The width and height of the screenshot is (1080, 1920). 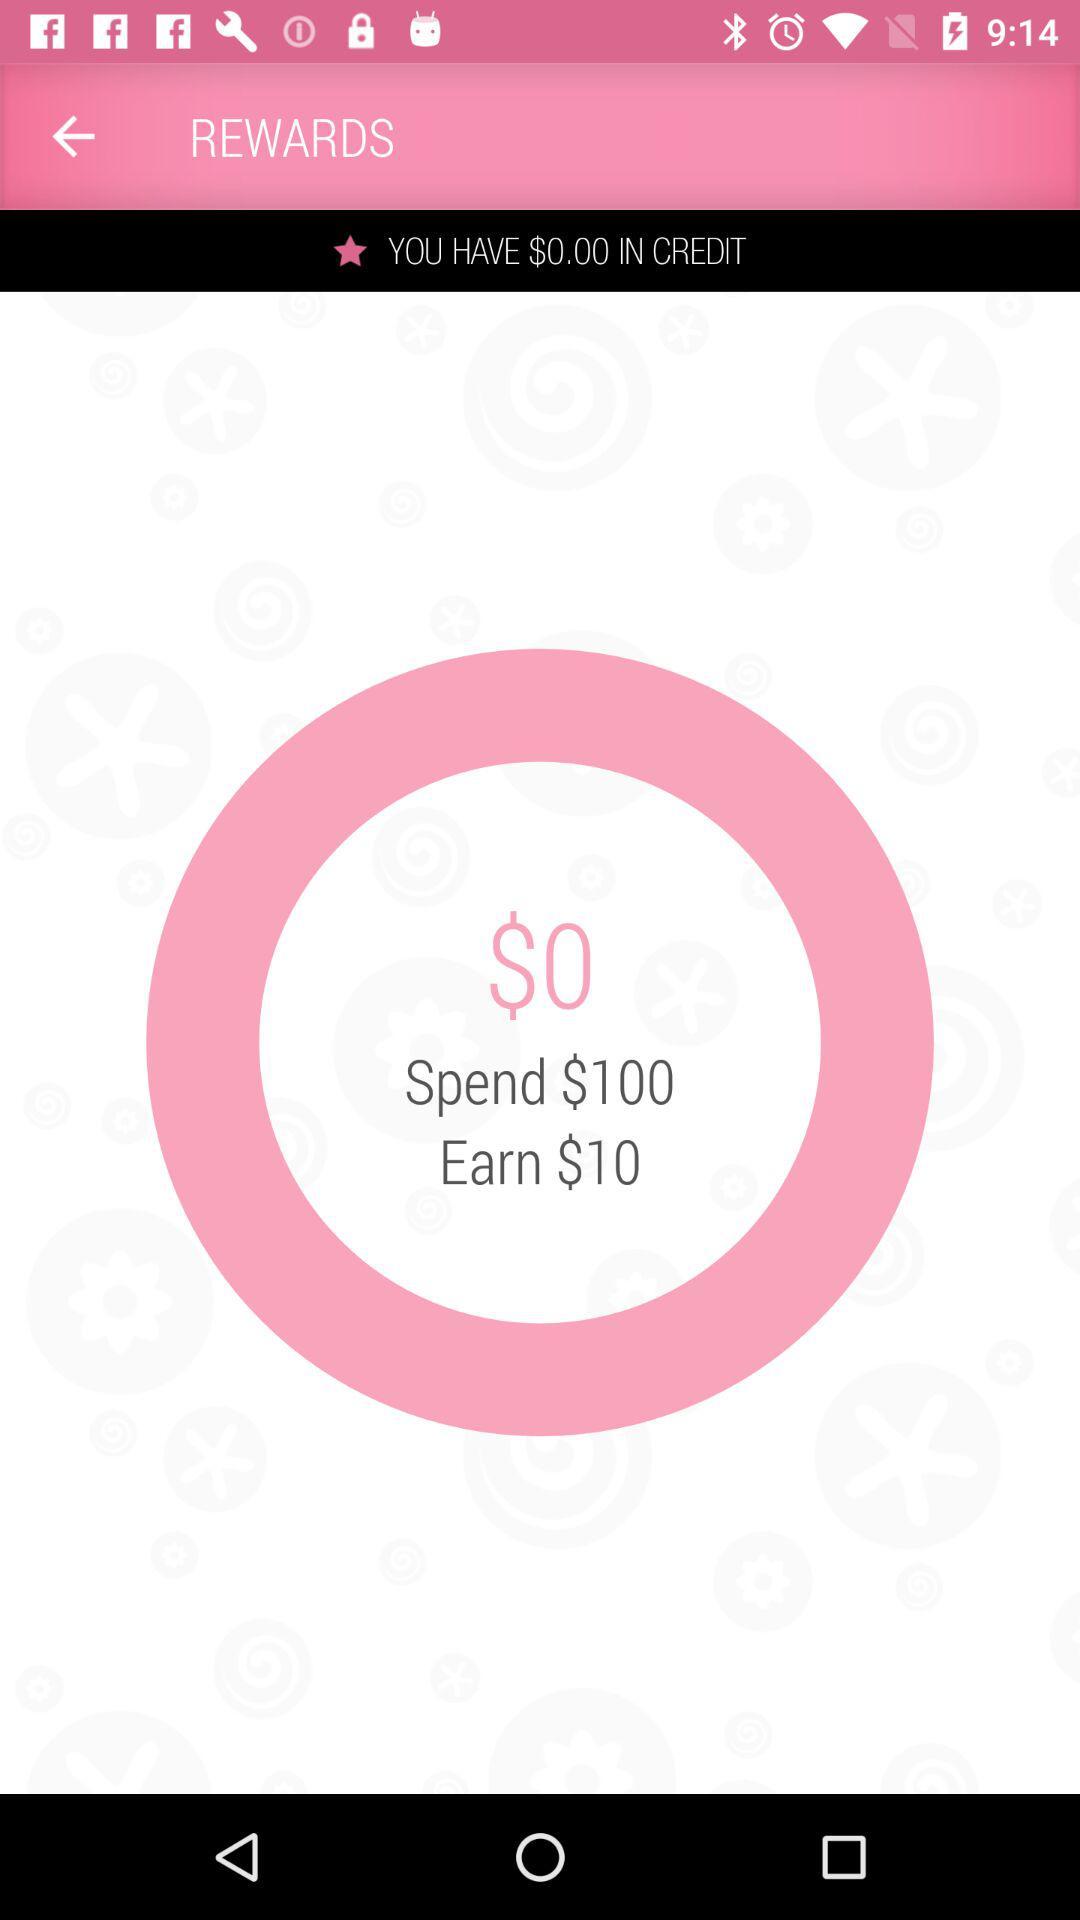 What do you see at coordinates (72, 135) in the screenshot?
I see `item next to the rewards app` at bounding box center [72, 135].